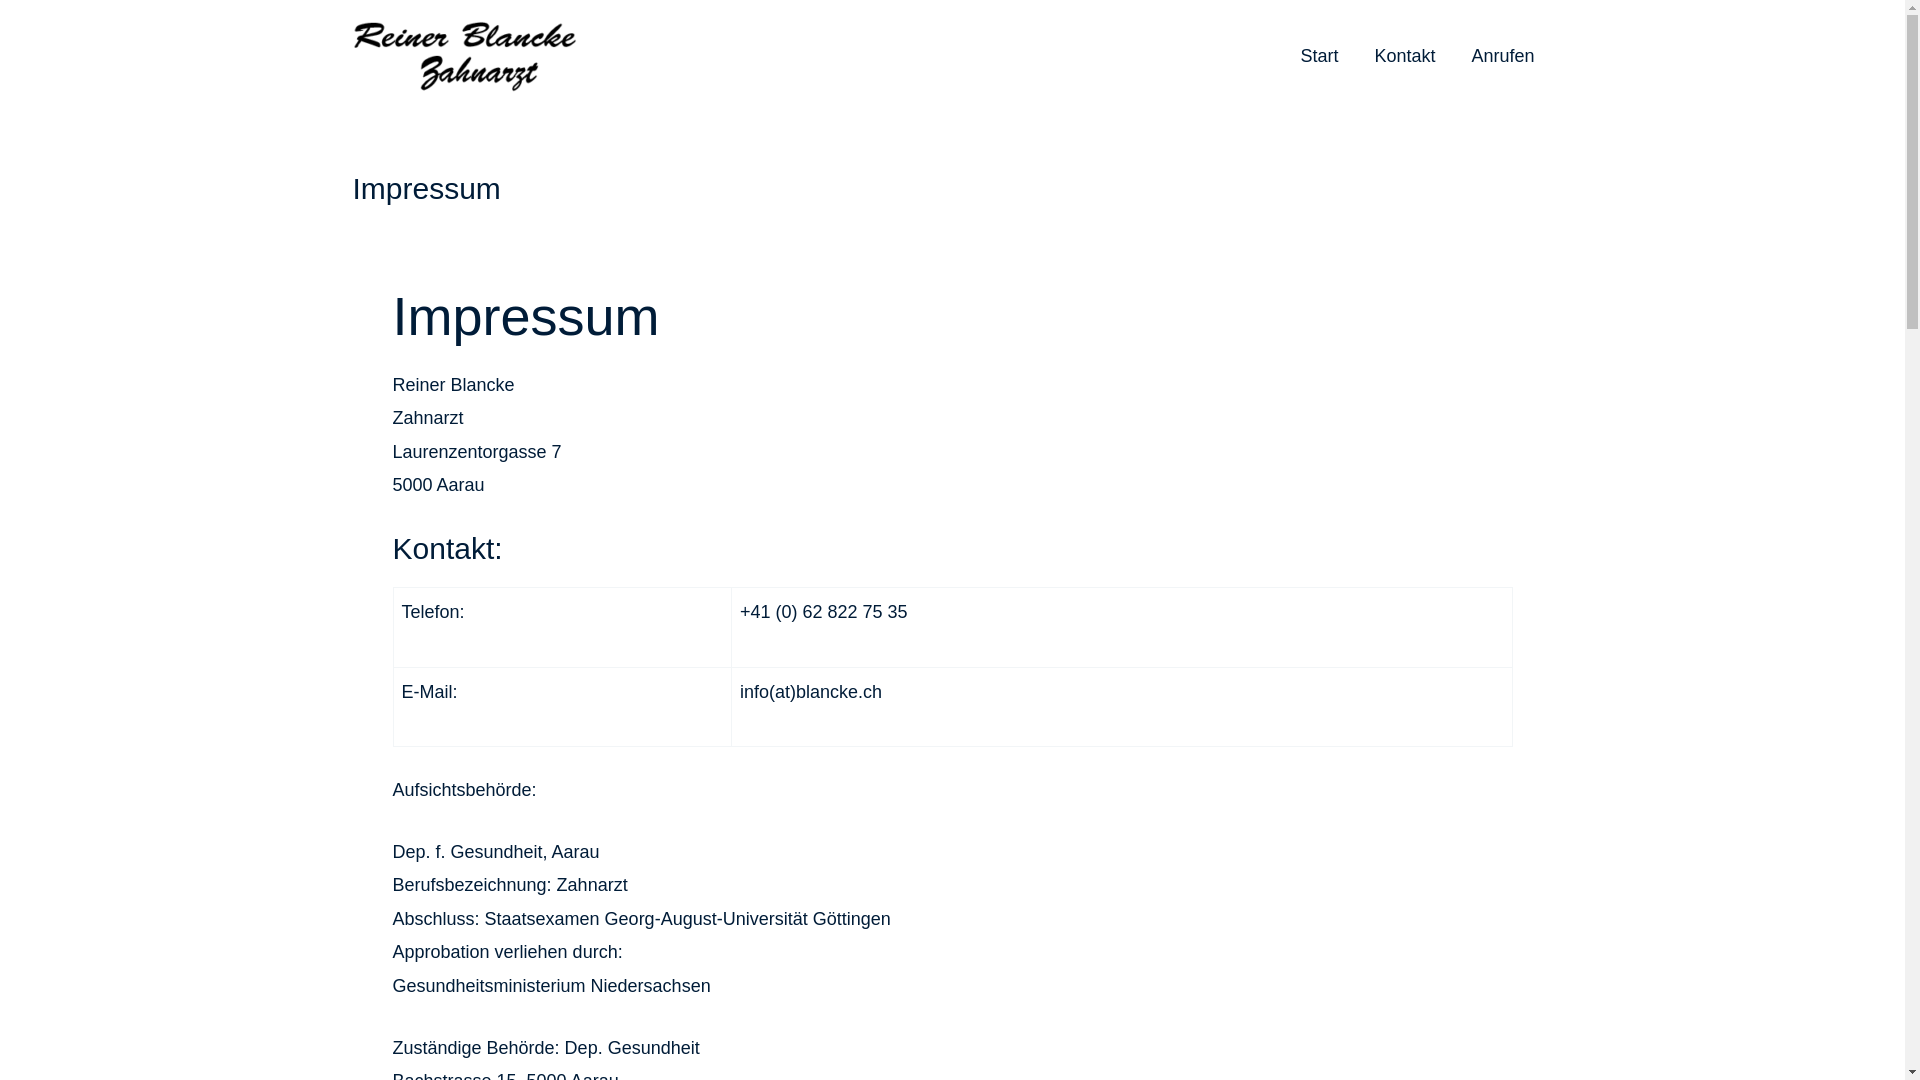  What do you see at coordinates (1403, 55) in the screenshot?
I see `'Kontakt'` at bounding box center [1403, 55].